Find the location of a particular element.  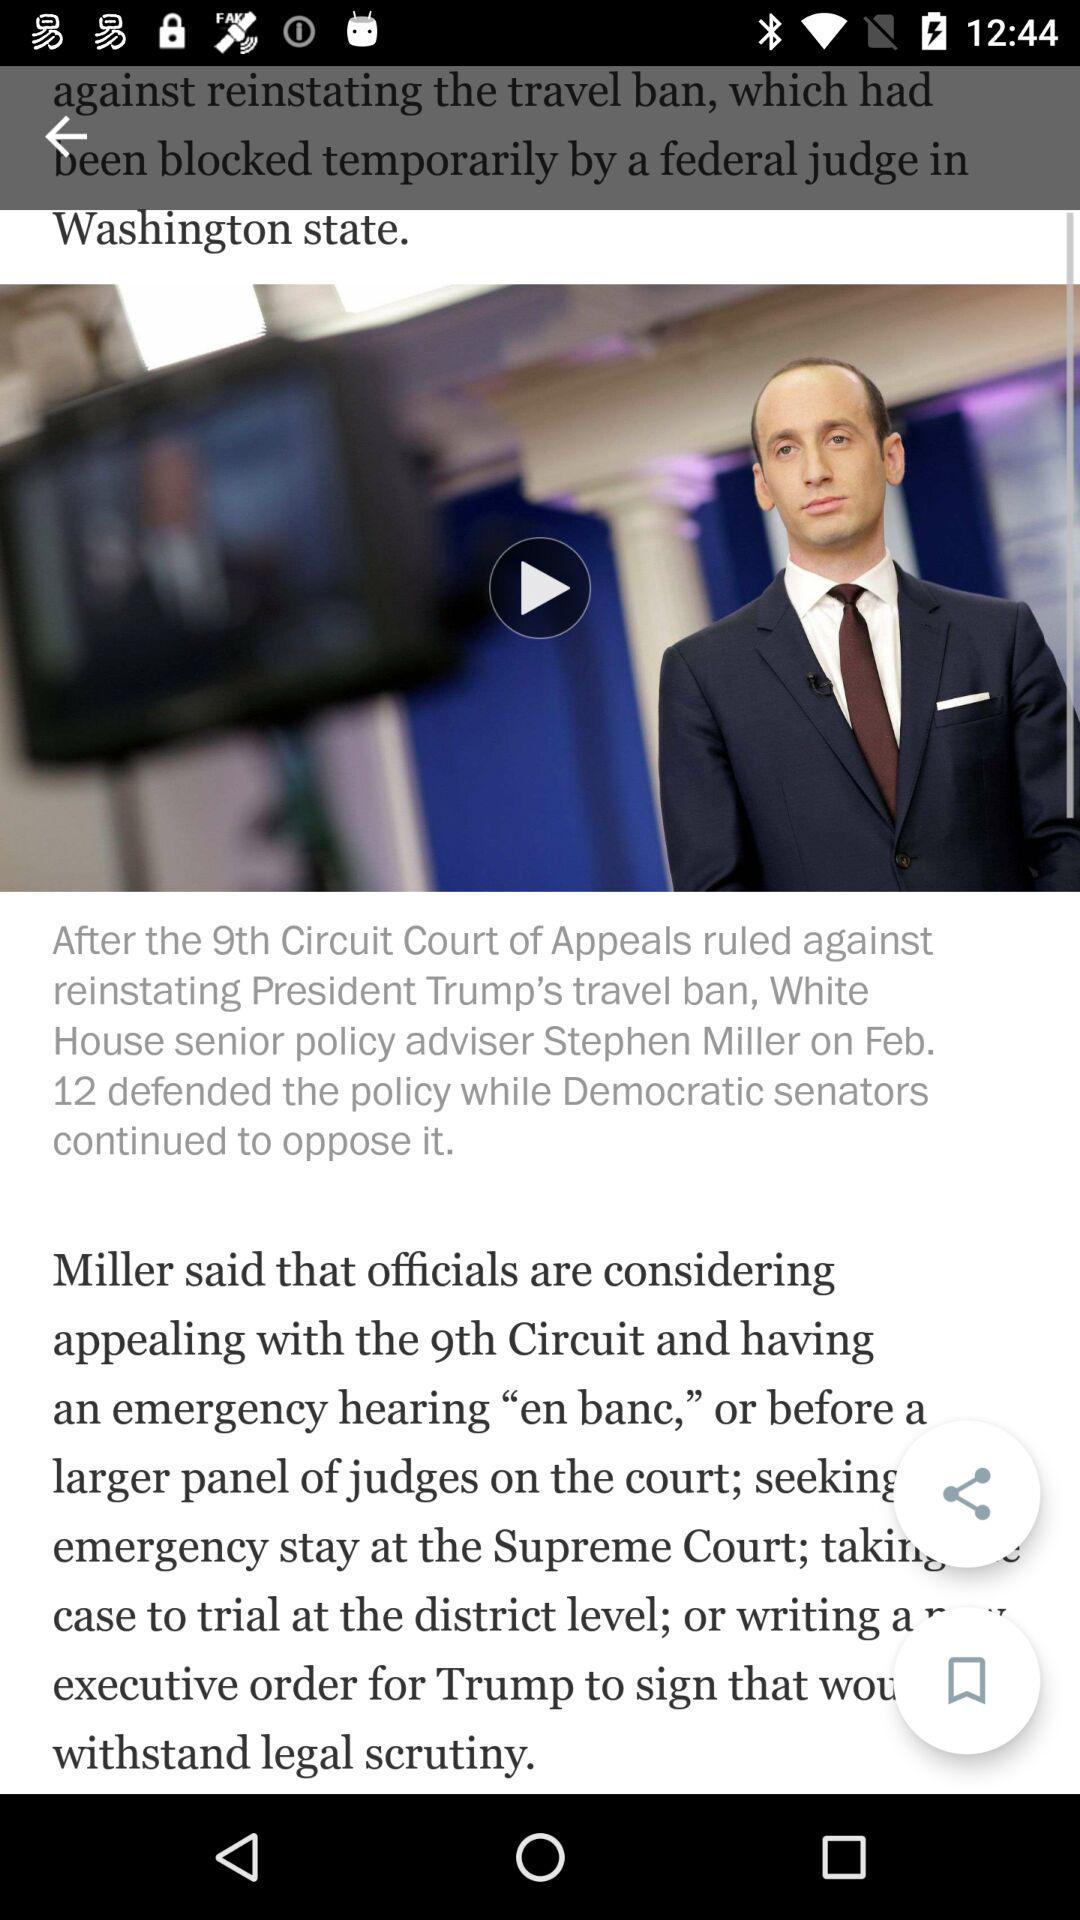

the arrow_backward icon is located at coordinates (64, 135).